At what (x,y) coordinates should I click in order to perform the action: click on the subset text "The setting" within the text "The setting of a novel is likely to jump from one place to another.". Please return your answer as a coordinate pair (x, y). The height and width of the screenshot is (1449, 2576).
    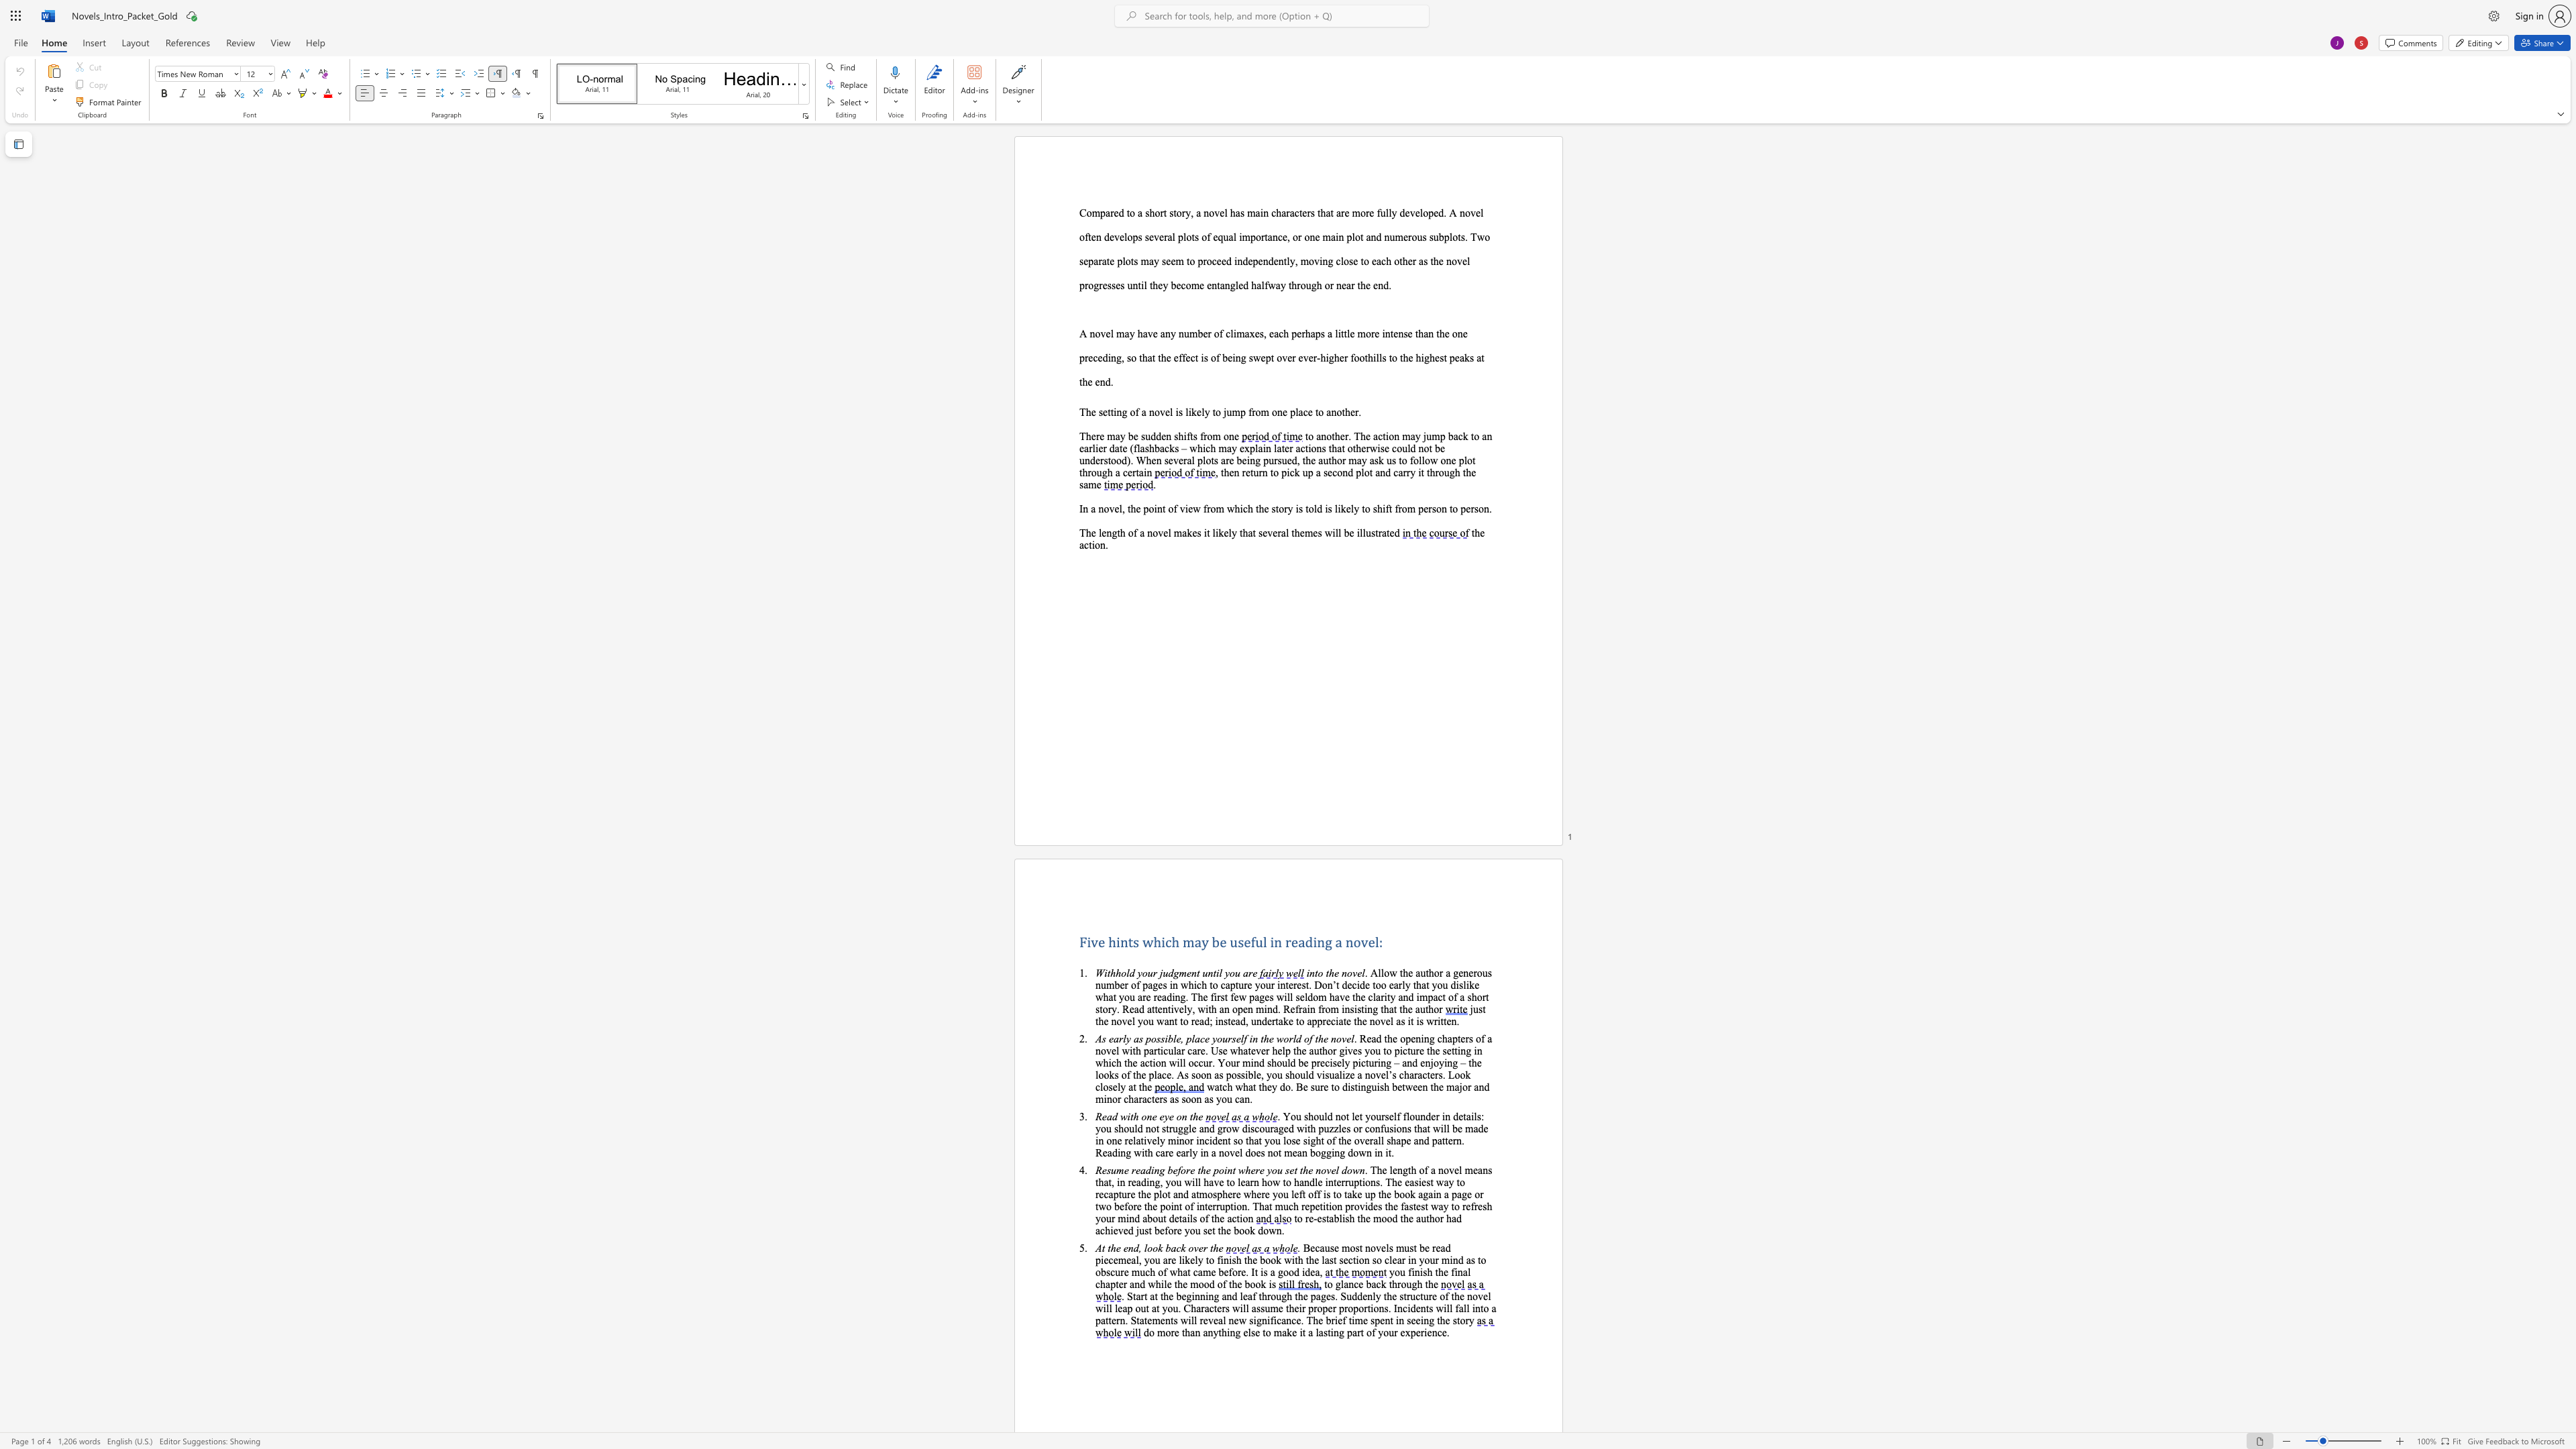
    Looking at the image, I should click on (1079, 411).